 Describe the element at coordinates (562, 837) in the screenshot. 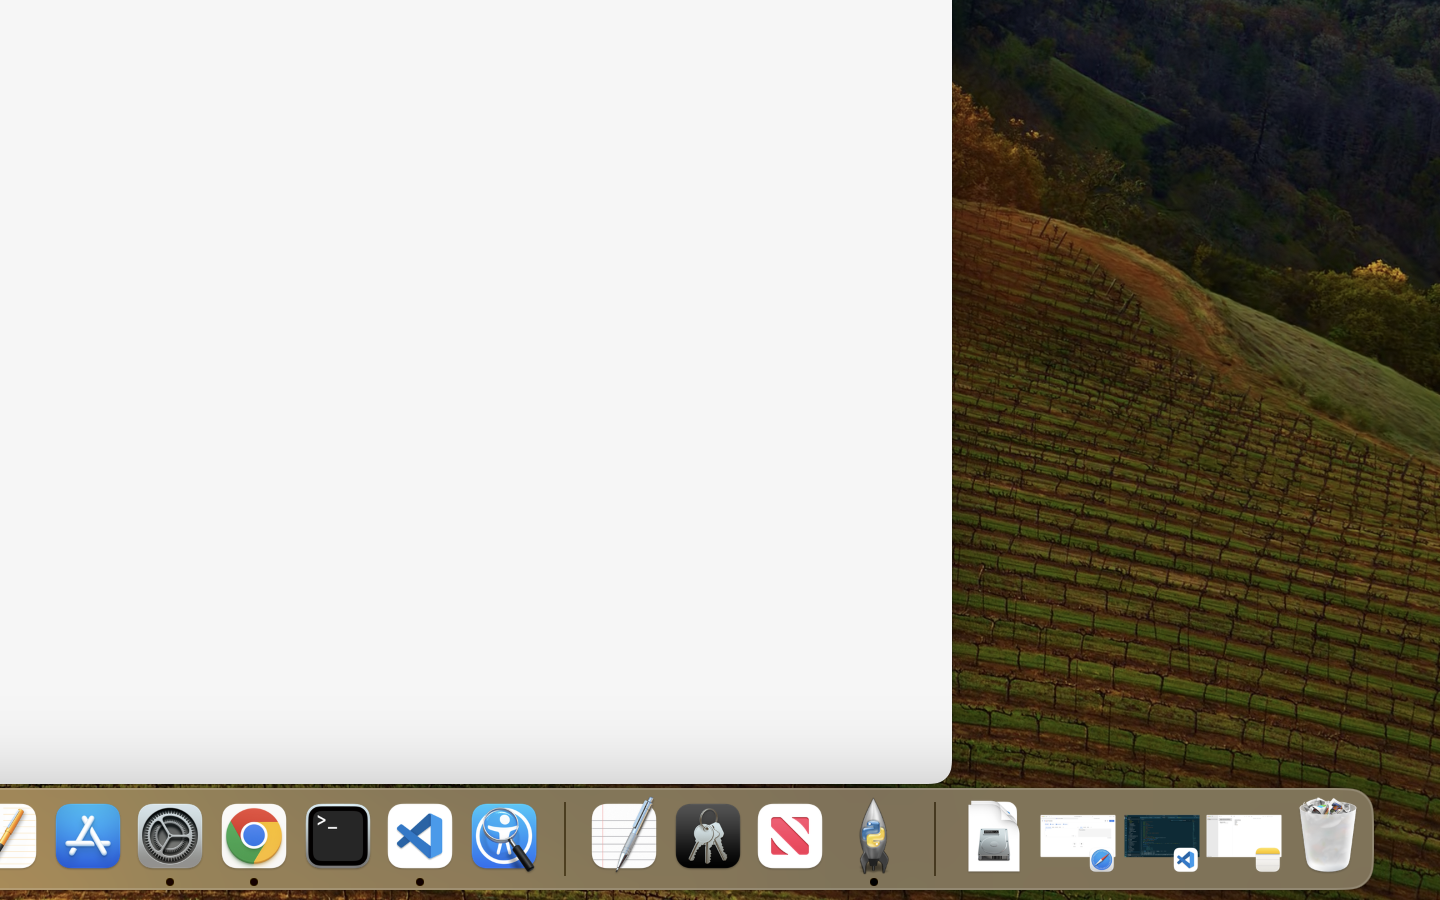

I see `'0.4285714328289032'` at that location.